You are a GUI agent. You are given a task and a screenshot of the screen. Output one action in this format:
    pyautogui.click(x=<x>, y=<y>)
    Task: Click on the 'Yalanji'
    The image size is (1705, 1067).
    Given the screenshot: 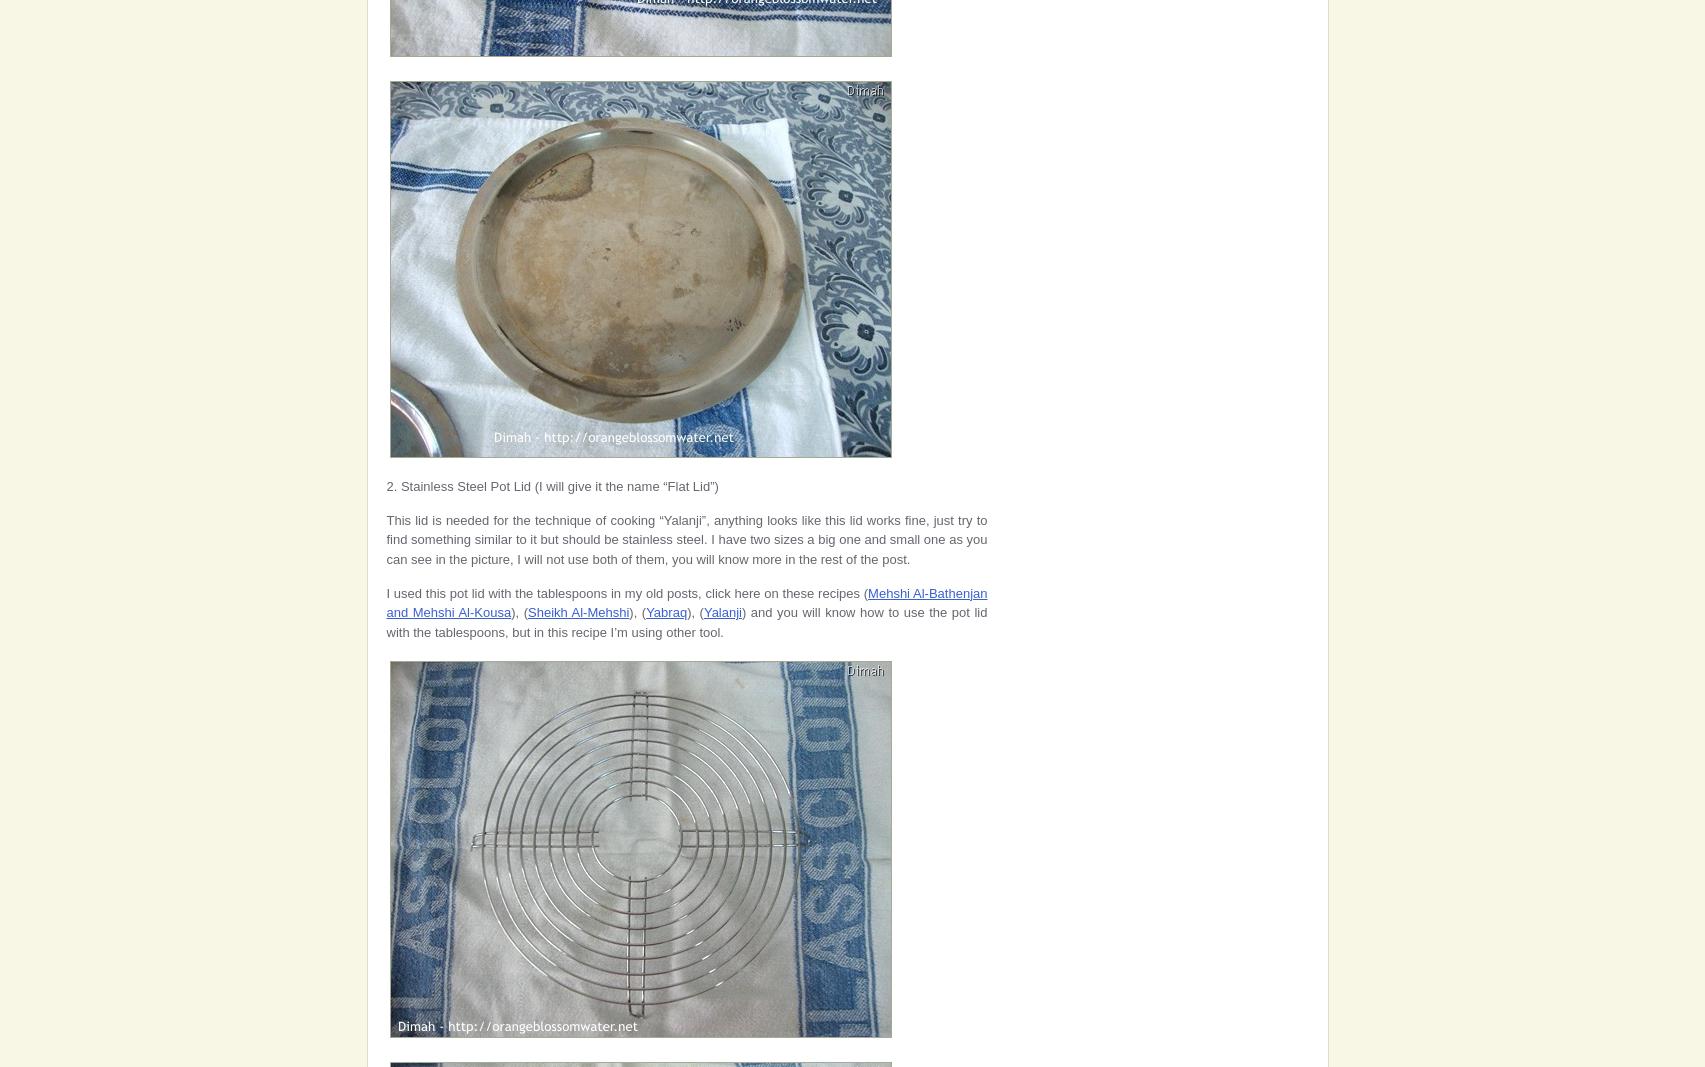 What is the action you would take?
    pyautogui.click(x=722, y=612)
    